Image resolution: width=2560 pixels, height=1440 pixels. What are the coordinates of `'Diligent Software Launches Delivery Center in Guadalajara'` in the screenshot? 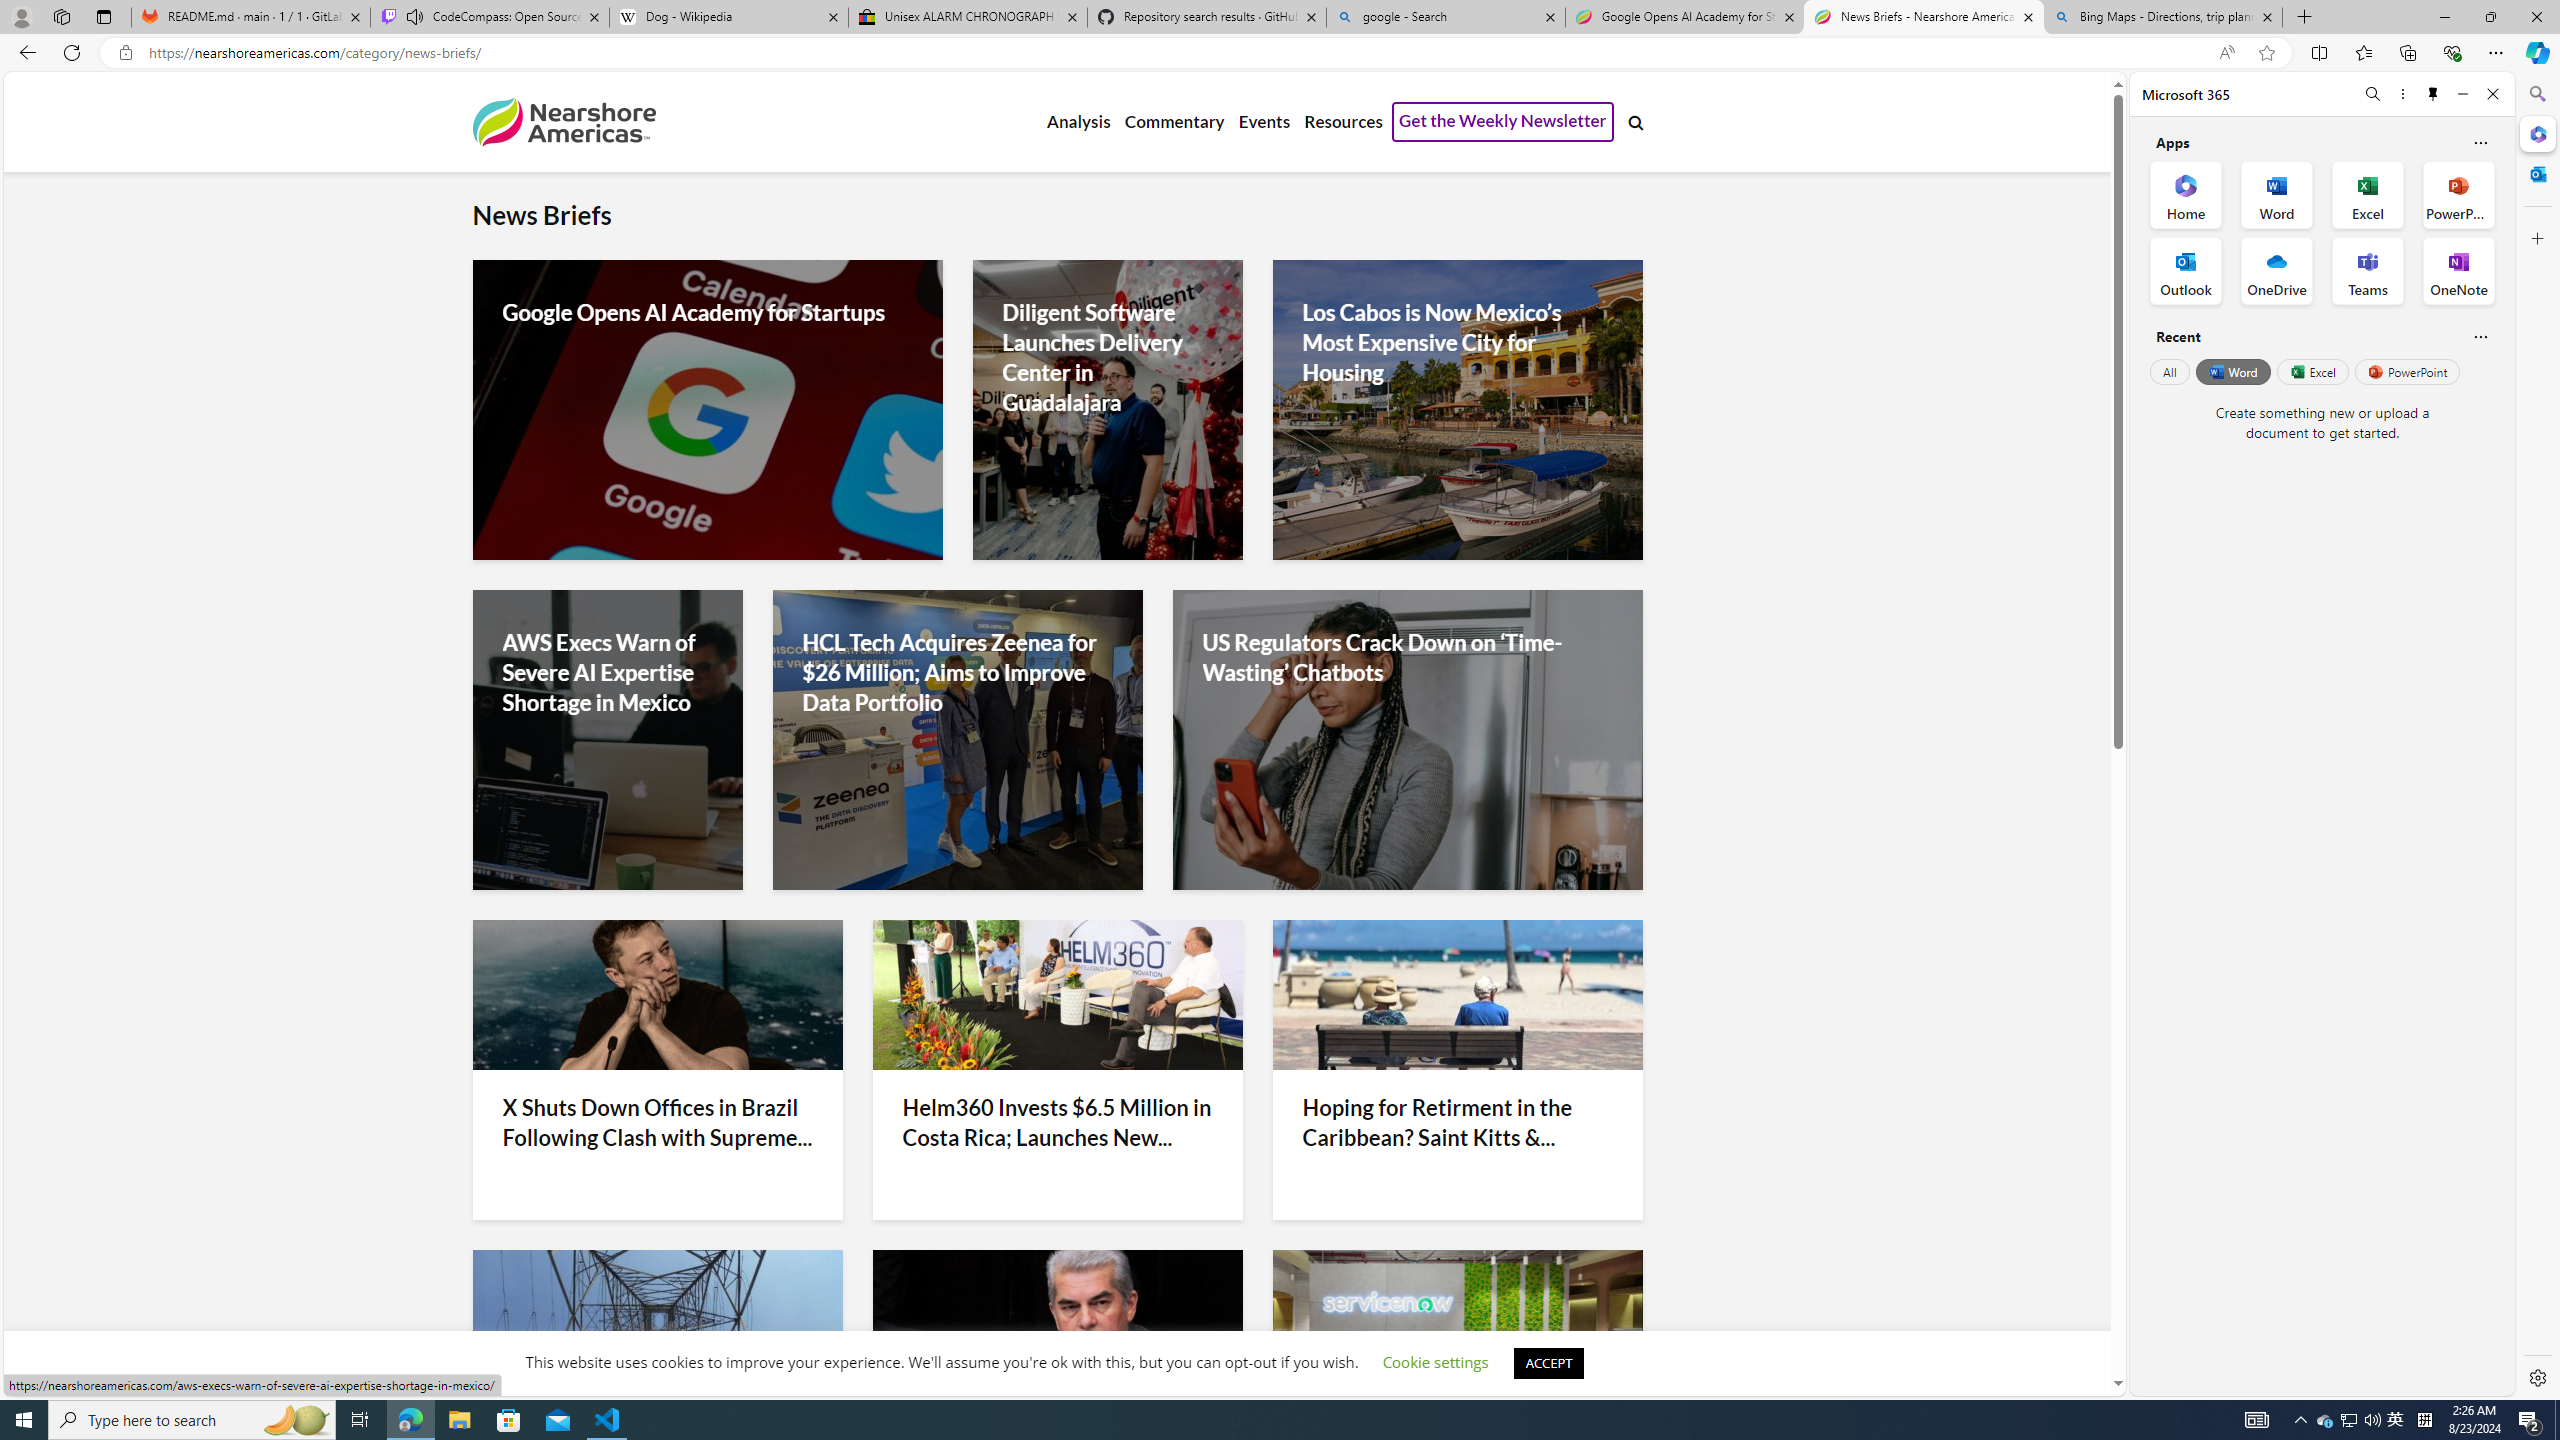 It's located at (1106, 356).